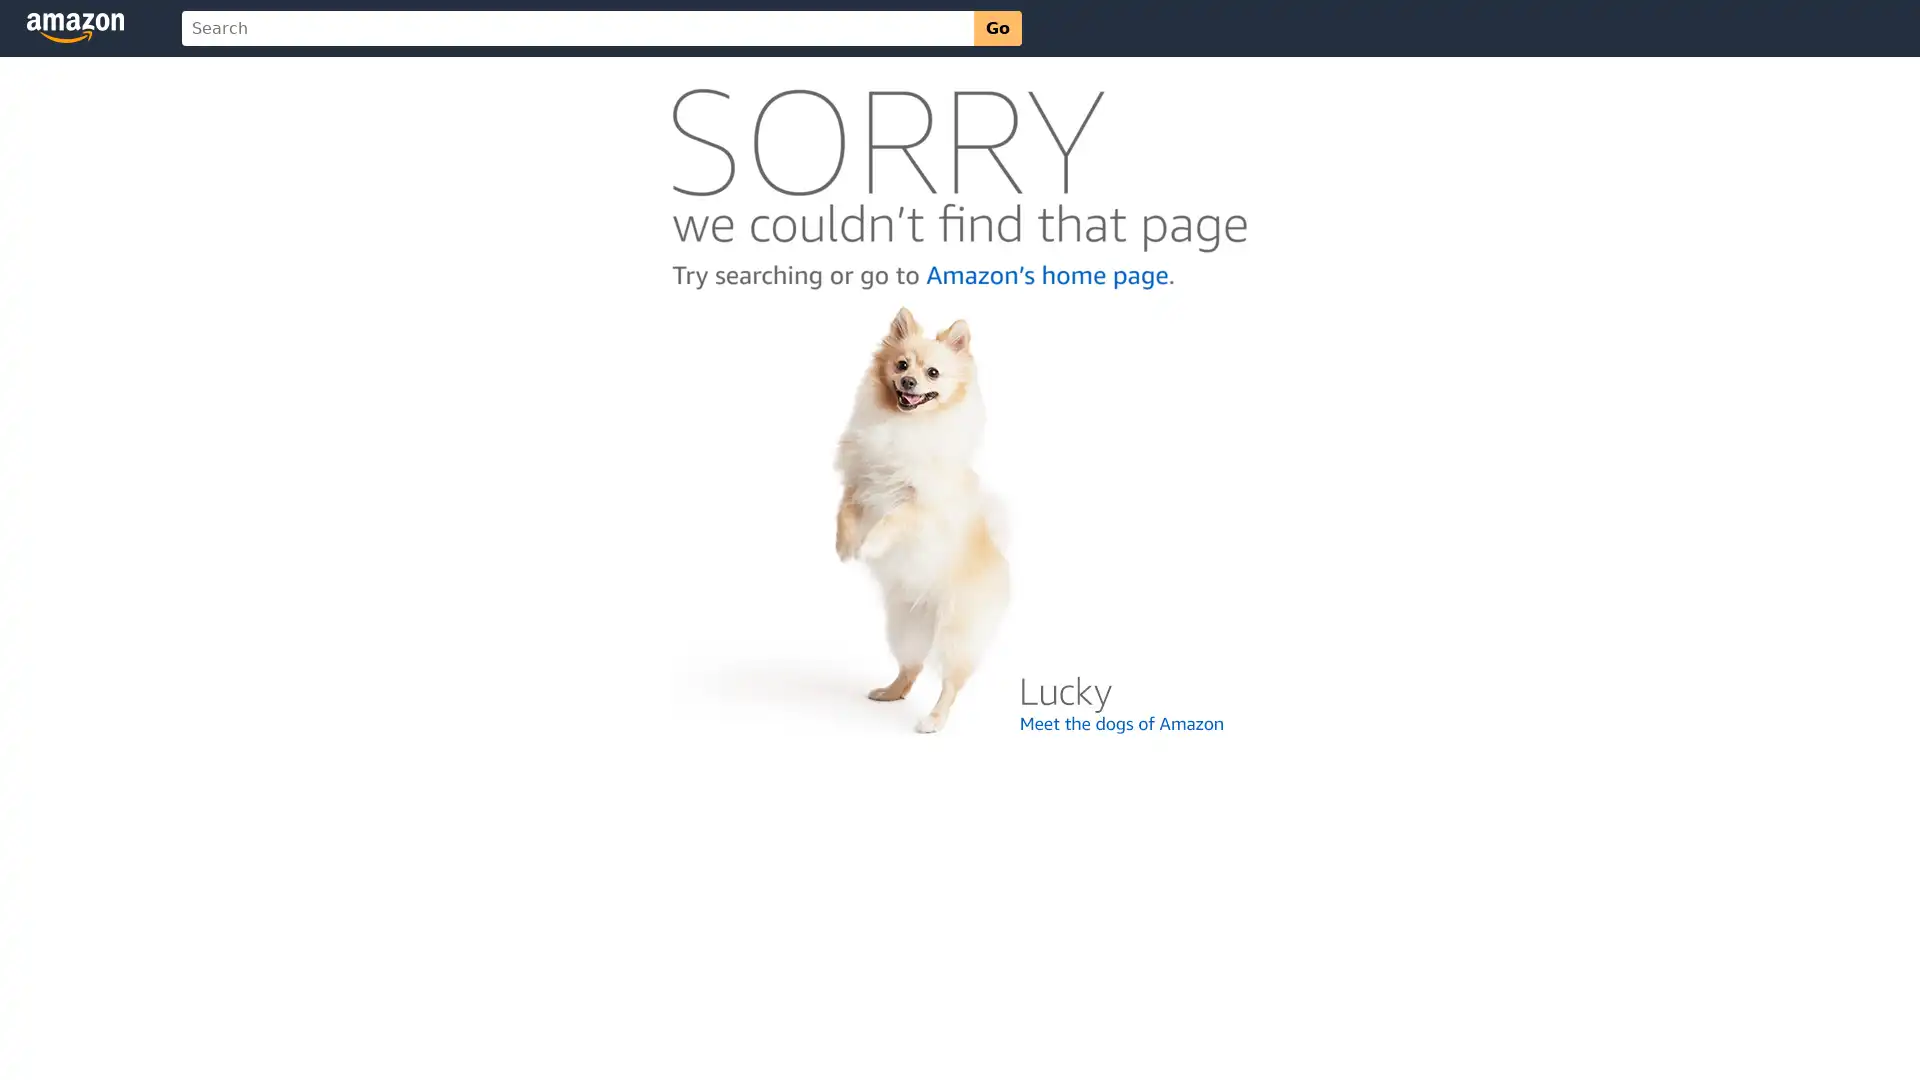 This screenshot has width=1920, height=1080. Describe the element at coordinates (998, 28) in the screenshot. I see `Go` at that location.